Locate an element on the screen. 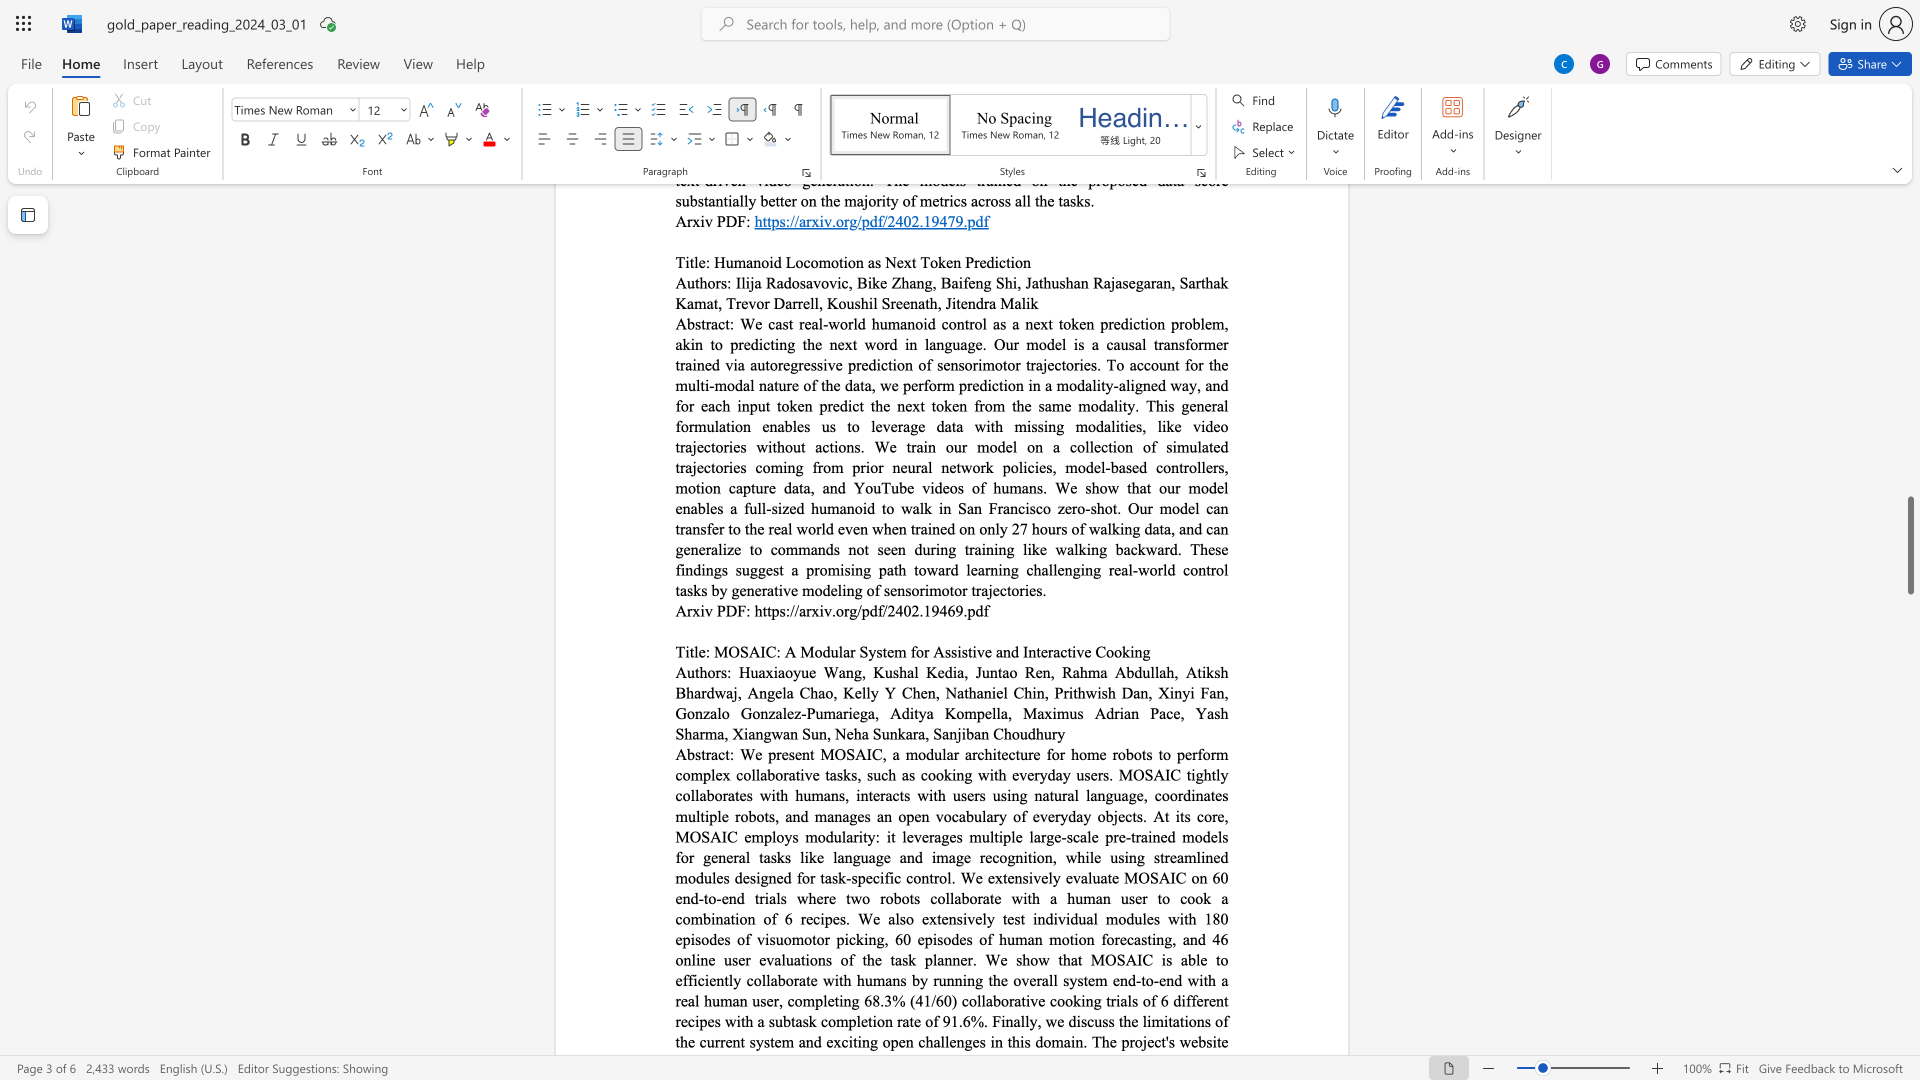 This screenshot has width=1920, height=1080. the scrollbar on the side is located at coordinates (1909, 370).